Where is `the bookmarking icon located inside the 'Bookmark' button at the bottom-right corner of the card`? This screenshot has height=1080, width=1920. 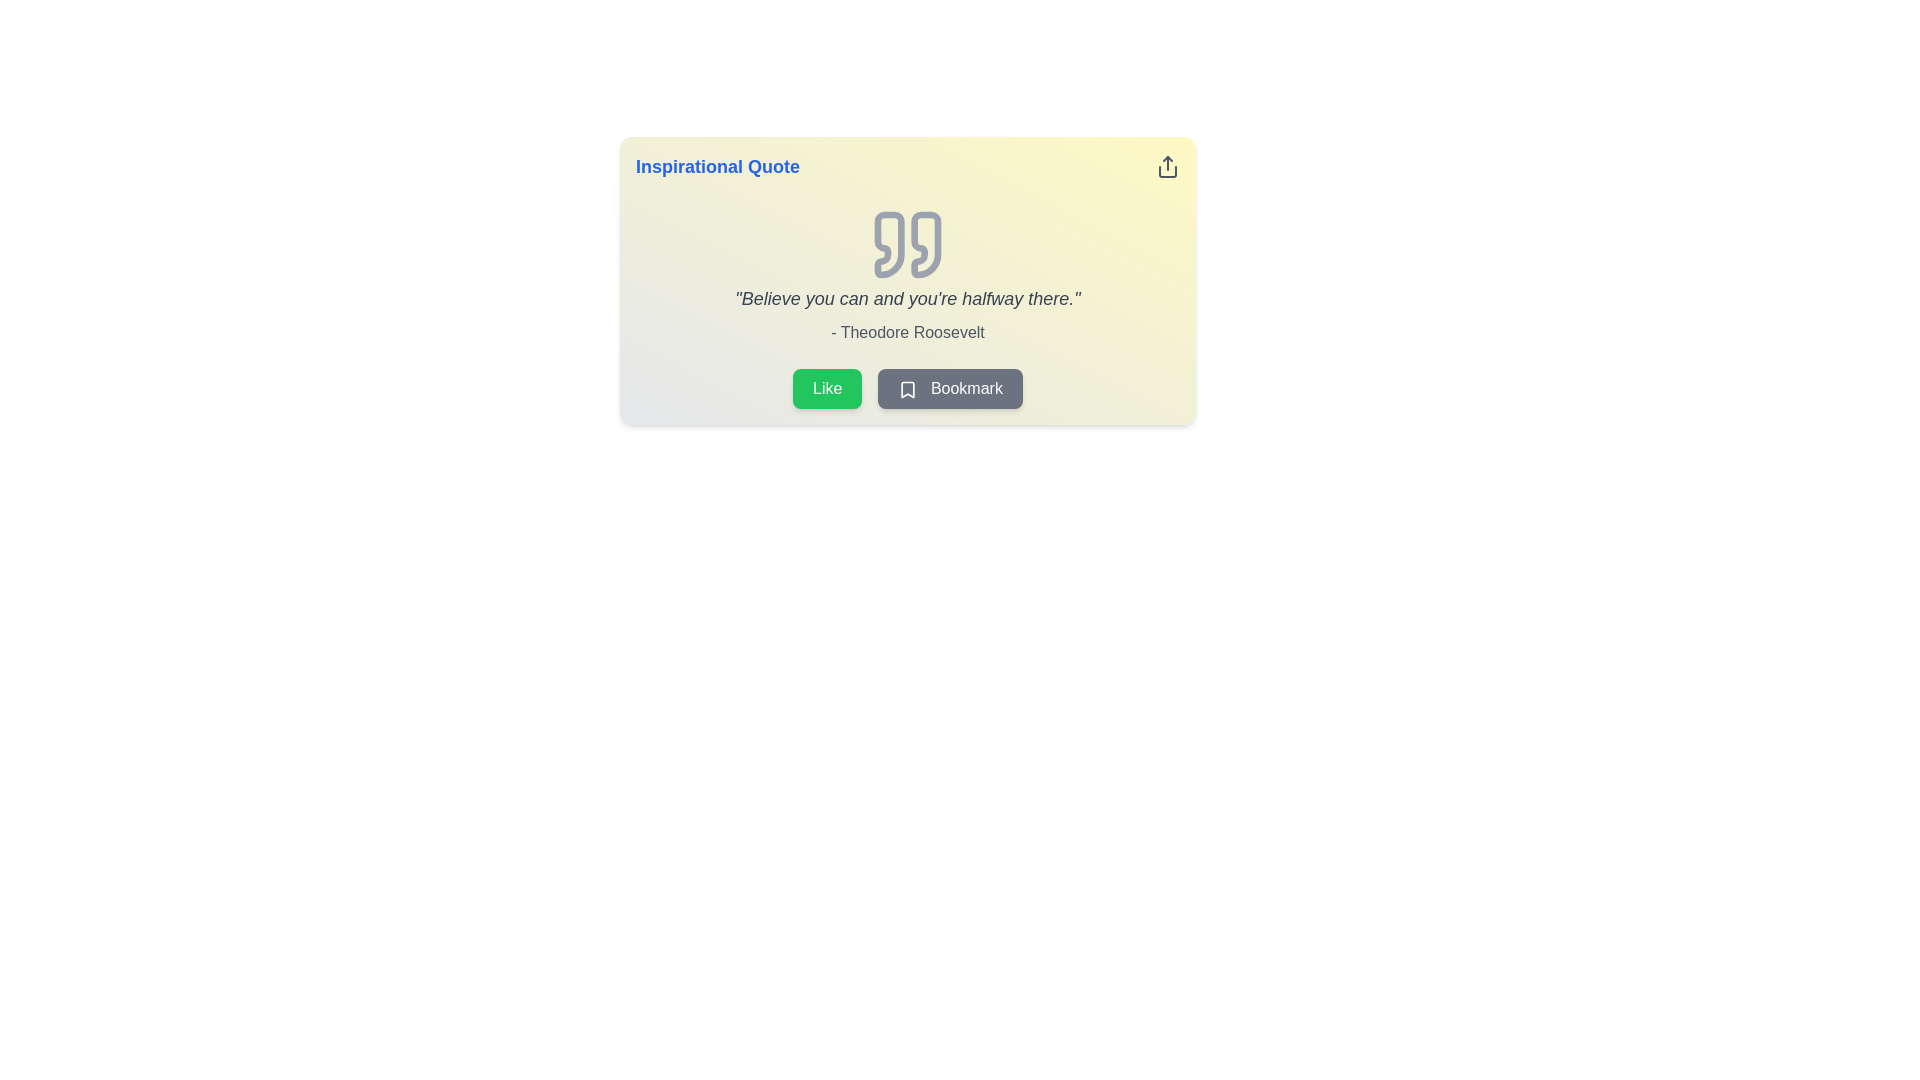 the bookmarking icon located inside the 'Bookmark' button at the bottom-right corner of the card is located at coordinates (907, 389).